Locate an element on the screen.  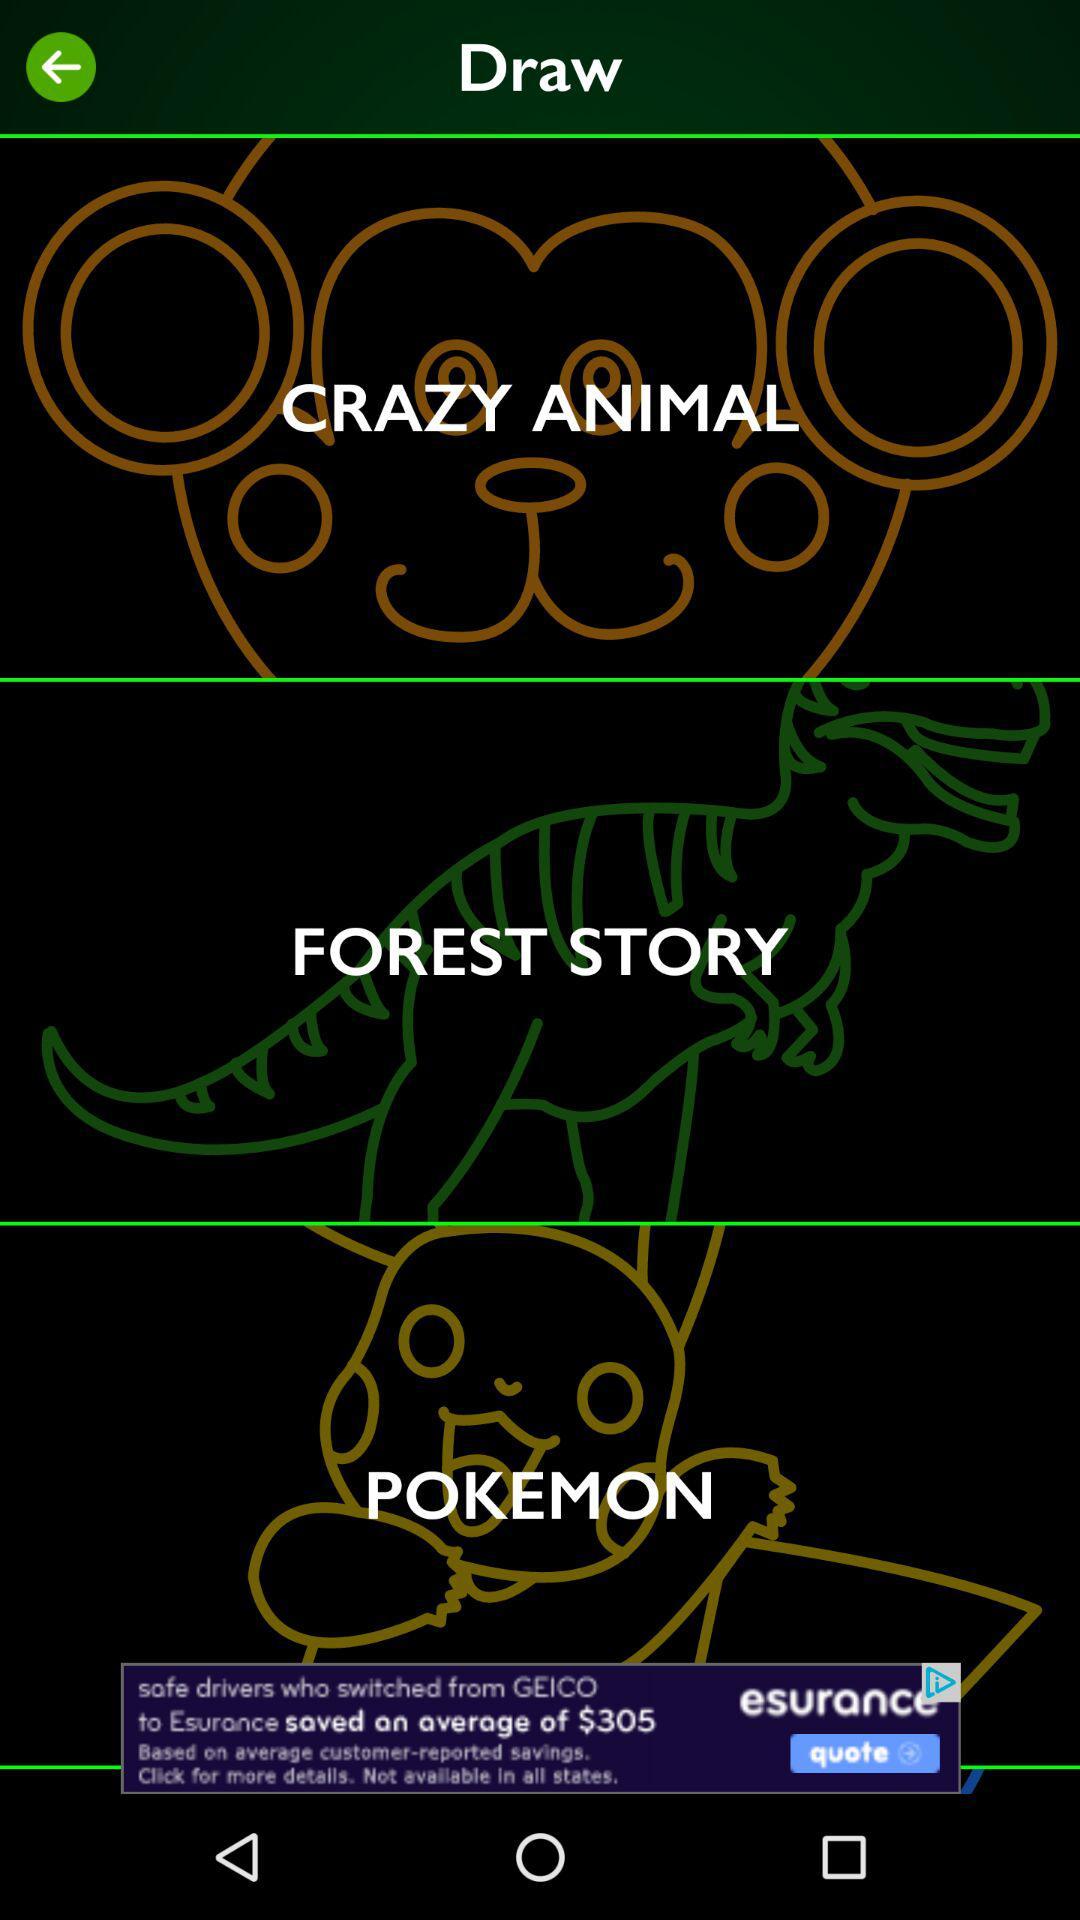
the arrow_backward icon is located at coordinates (60, 67).